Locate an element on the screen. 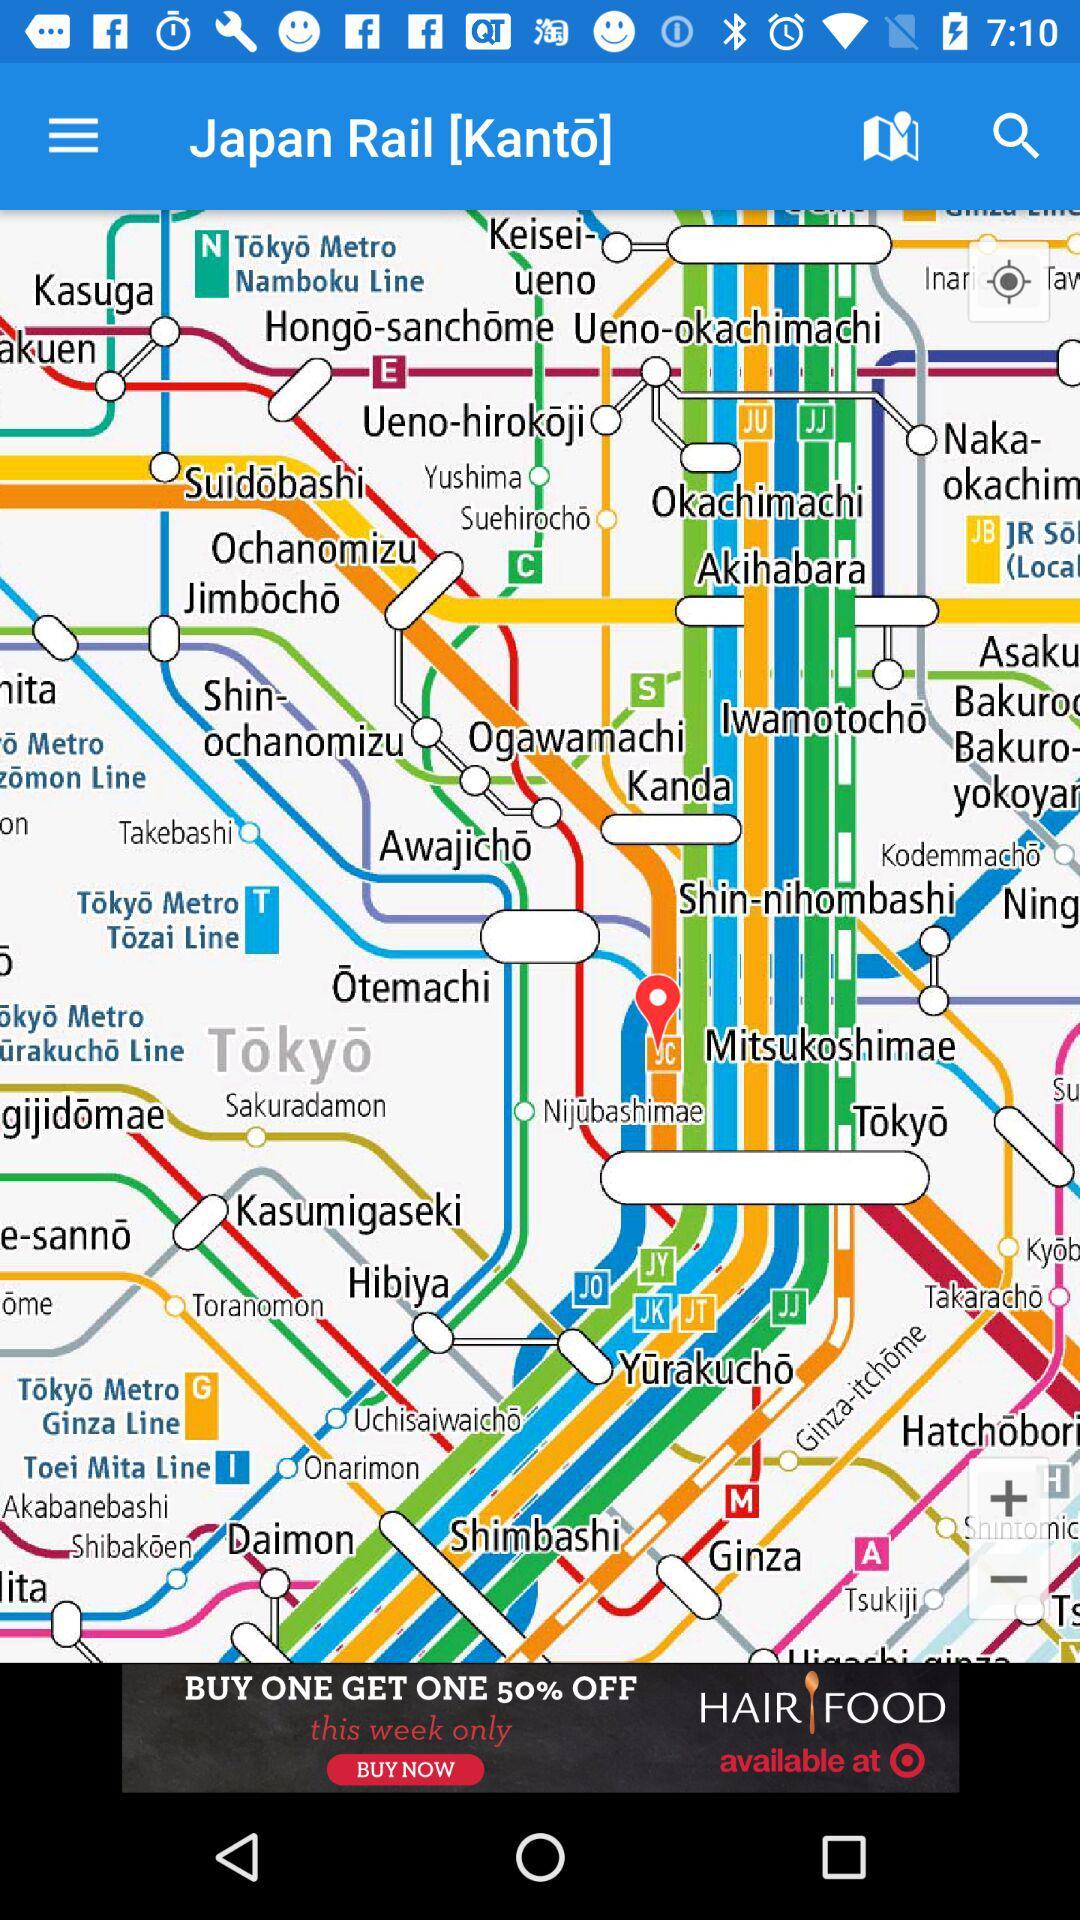 Image resolution: width=1080 pixels, height=1920 pixels. got to site is located at coordinates (540, 1727).